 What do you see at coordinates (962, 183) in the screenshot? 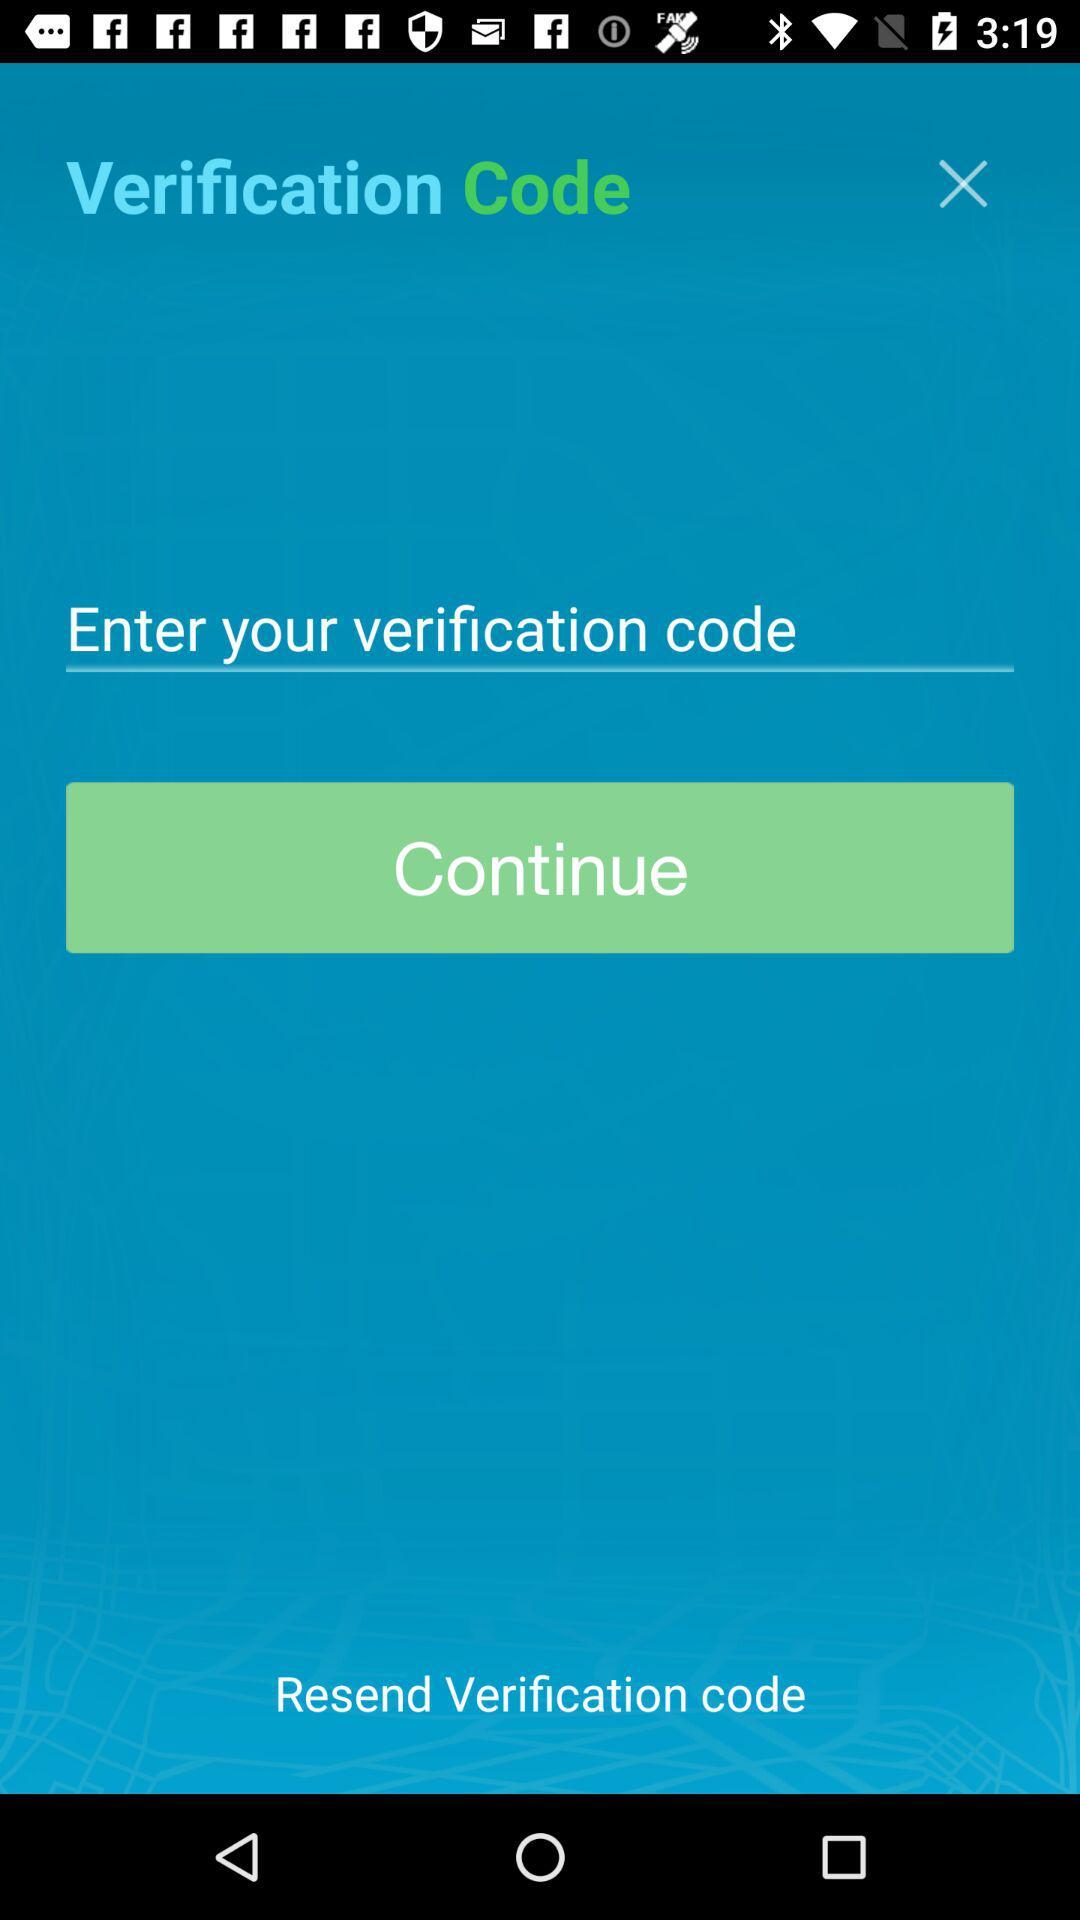
I see `the icon to the right of verification code icon` at bounding box center [962, 183].